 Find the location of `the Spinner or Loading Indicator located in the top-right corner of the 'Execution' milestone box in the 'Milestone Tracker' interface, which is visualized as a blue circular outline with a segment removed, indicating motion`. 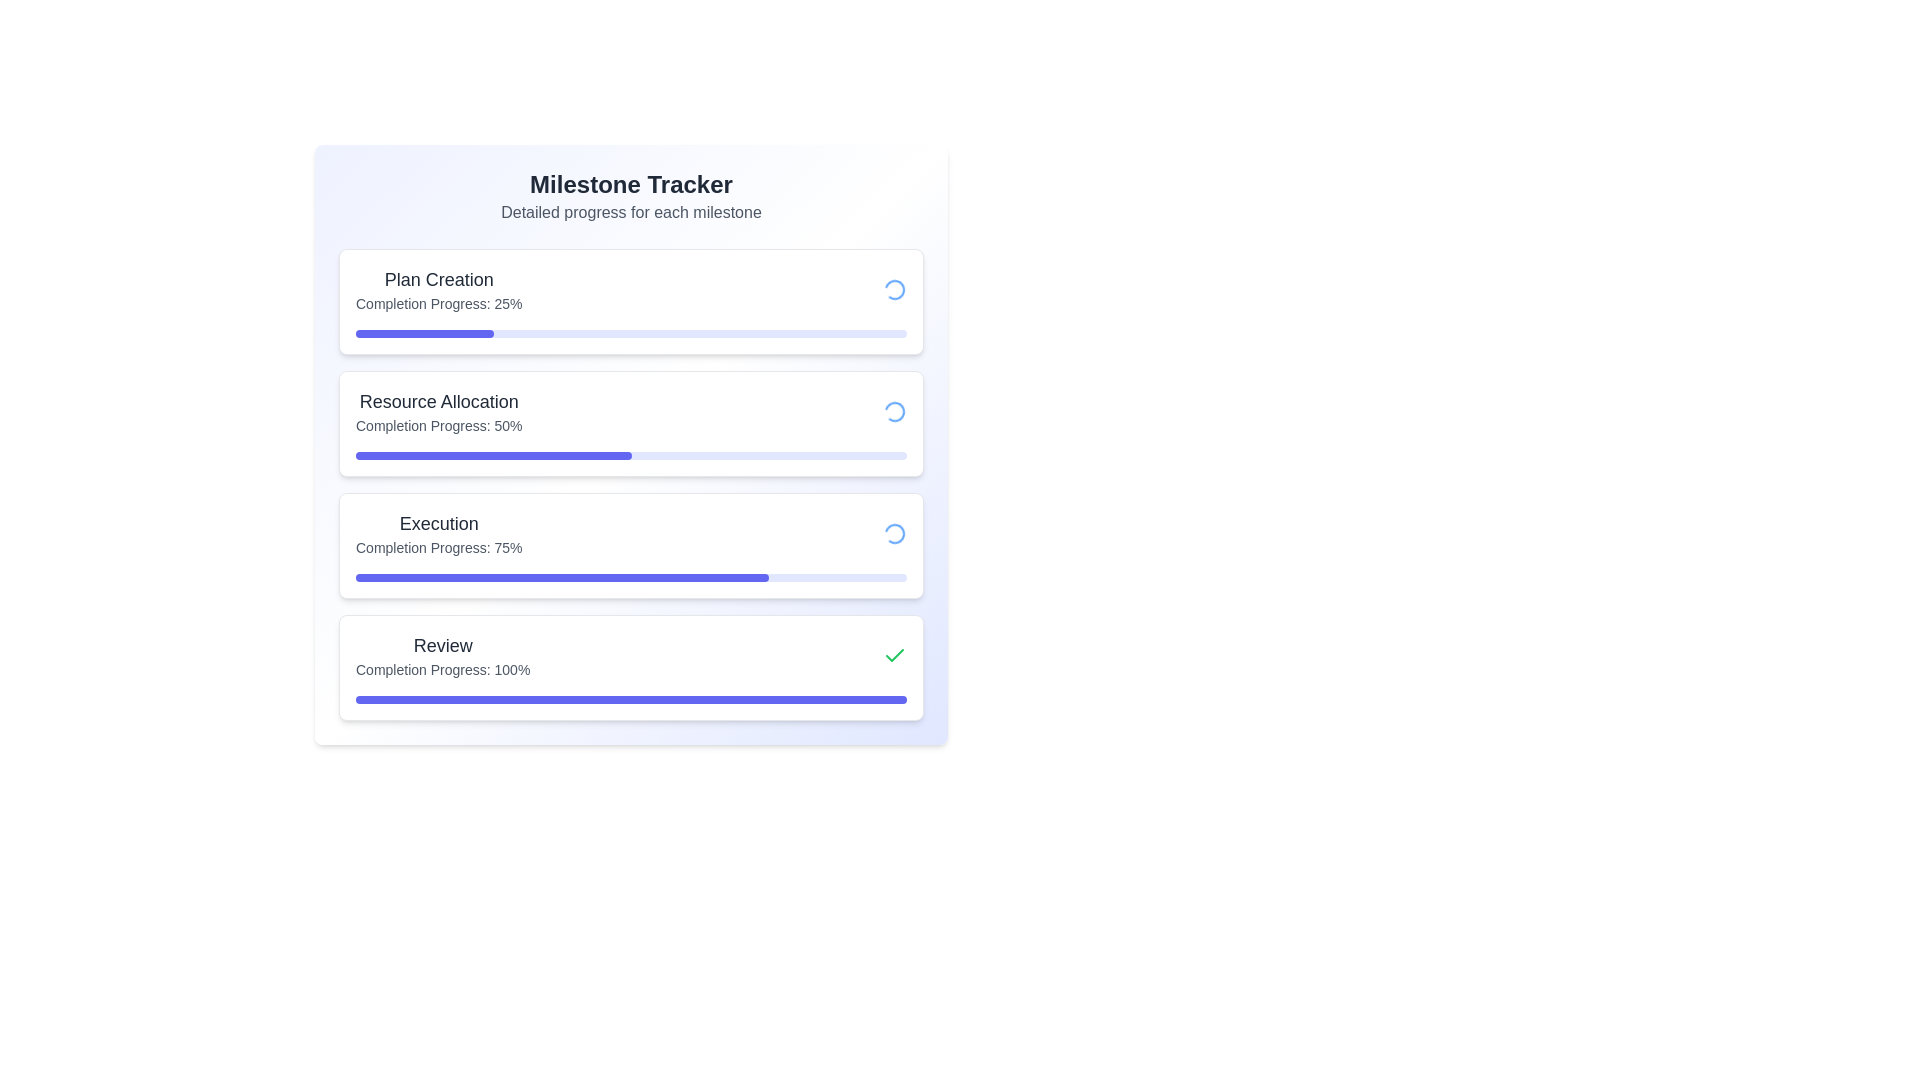

the Spinner or Loading Indicator located in the top-right corner of the 'Execution' milestone box in the 'Milestone Tracker' interface, which is visualized as a blue circular outline with a segment removed, indicating motion is located at coordinates (893, 532).